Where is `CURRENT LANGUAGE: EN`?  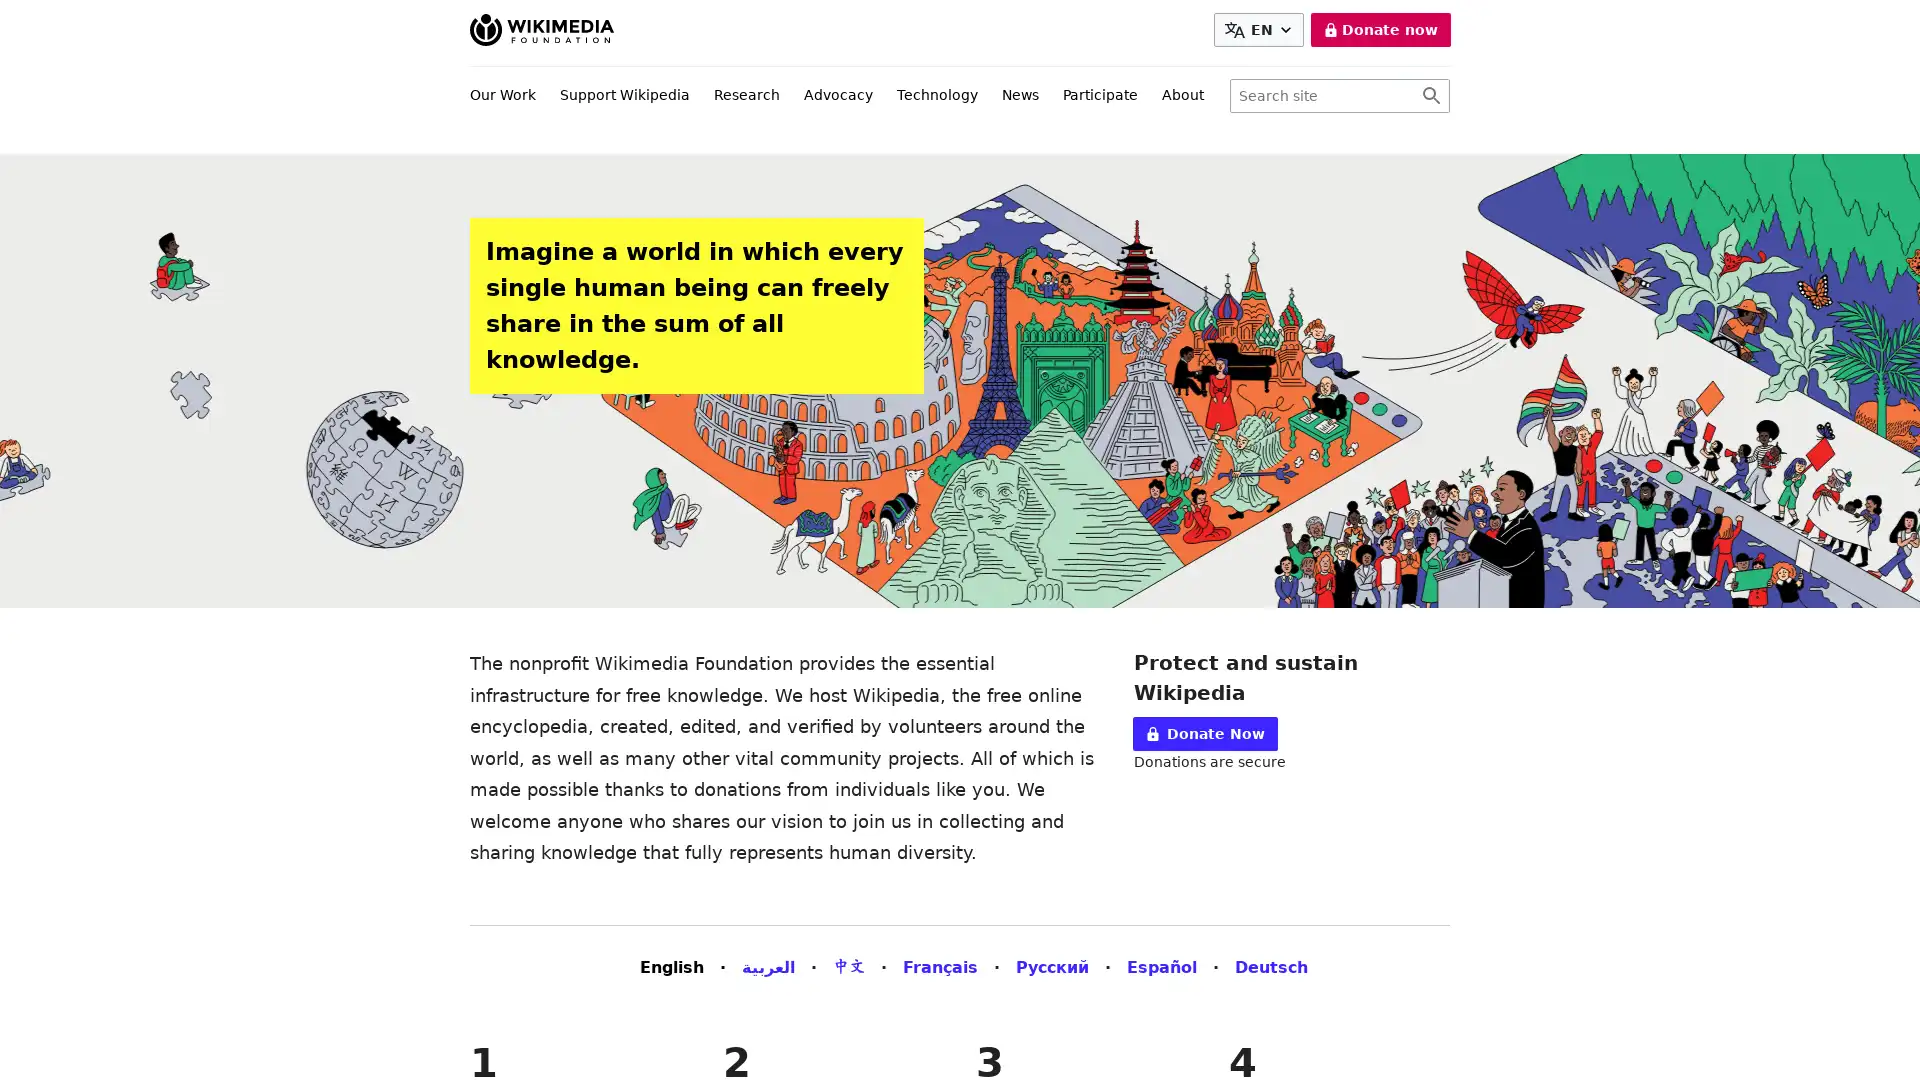
CURRENT LANGUAGE: EN is located at coordinates (1257, 30).